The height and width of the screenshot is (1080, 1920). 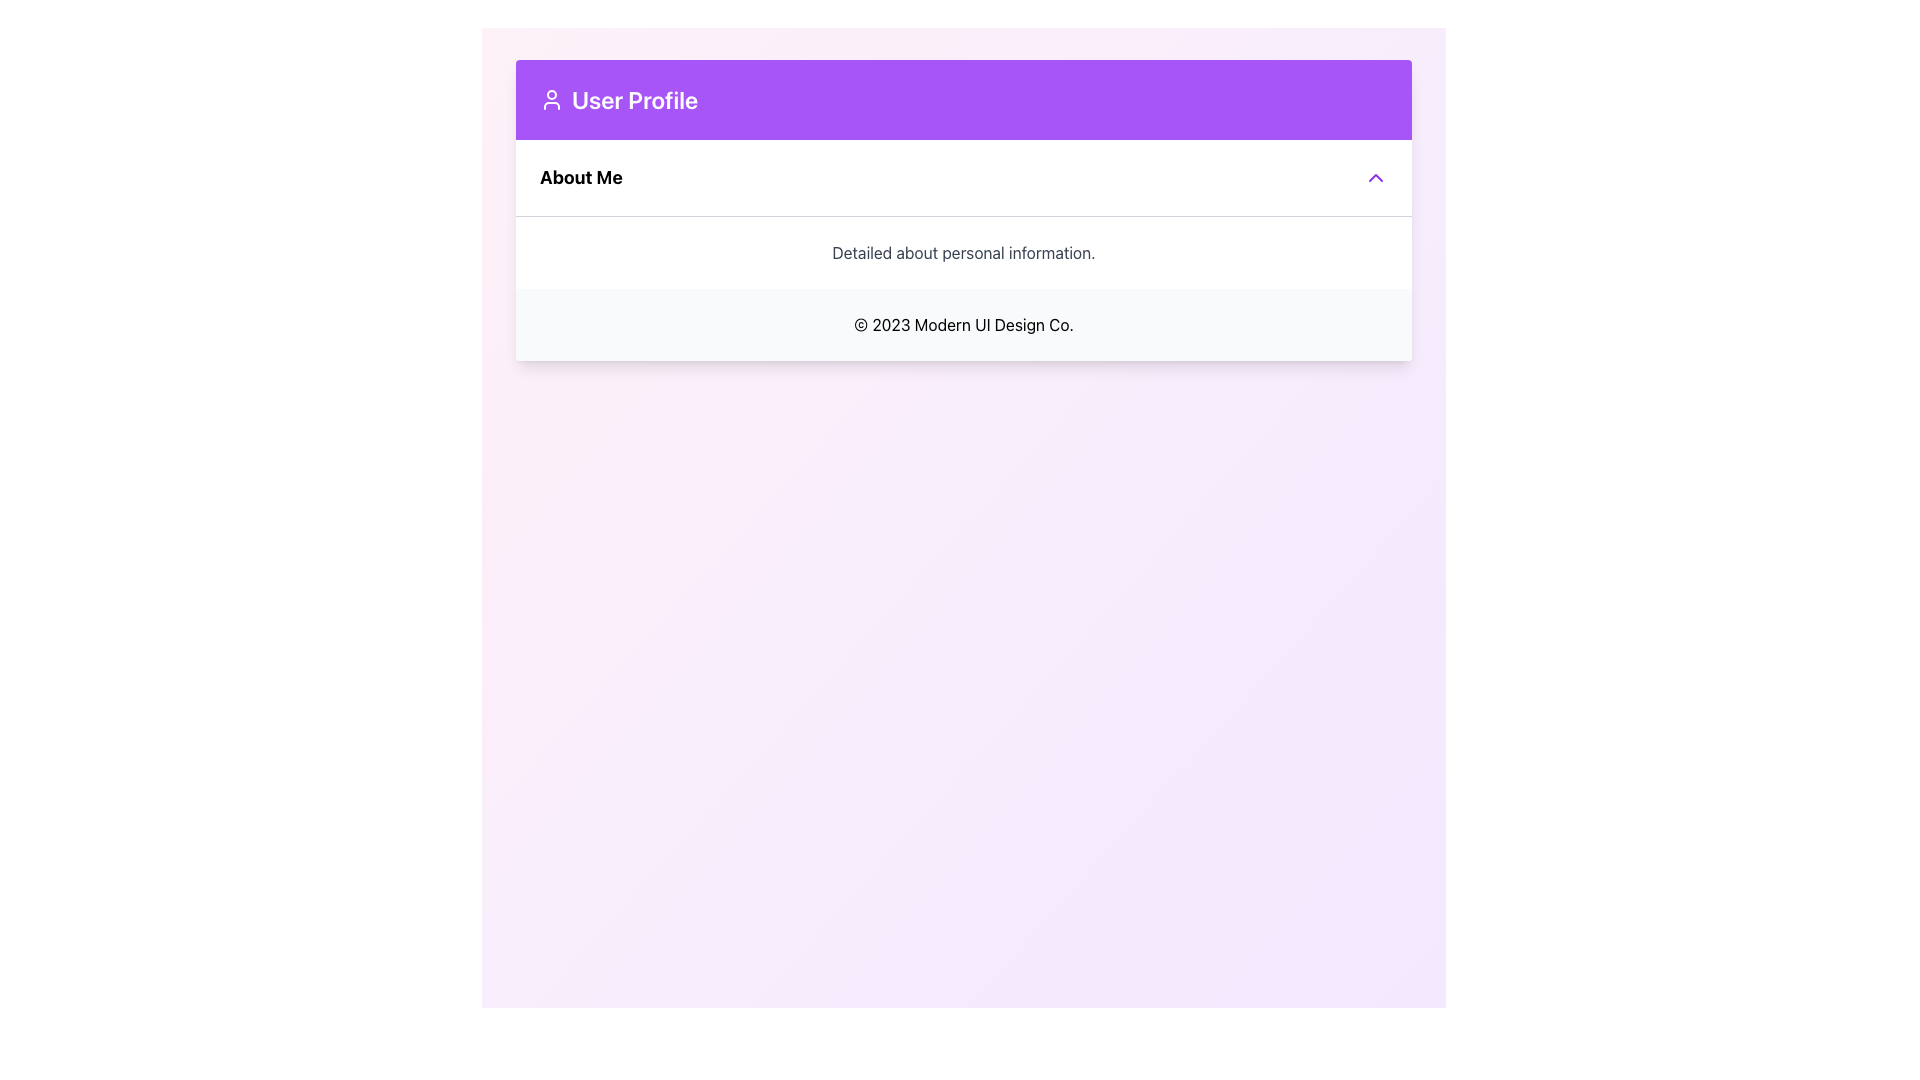 What do you see at coordinates (964, 252) in the screenshot?
I see `the static text displaying 'Detailed about personal information.' which is located below the 'About Me' section in a muted gray tone` at bounding box center [964, 252].